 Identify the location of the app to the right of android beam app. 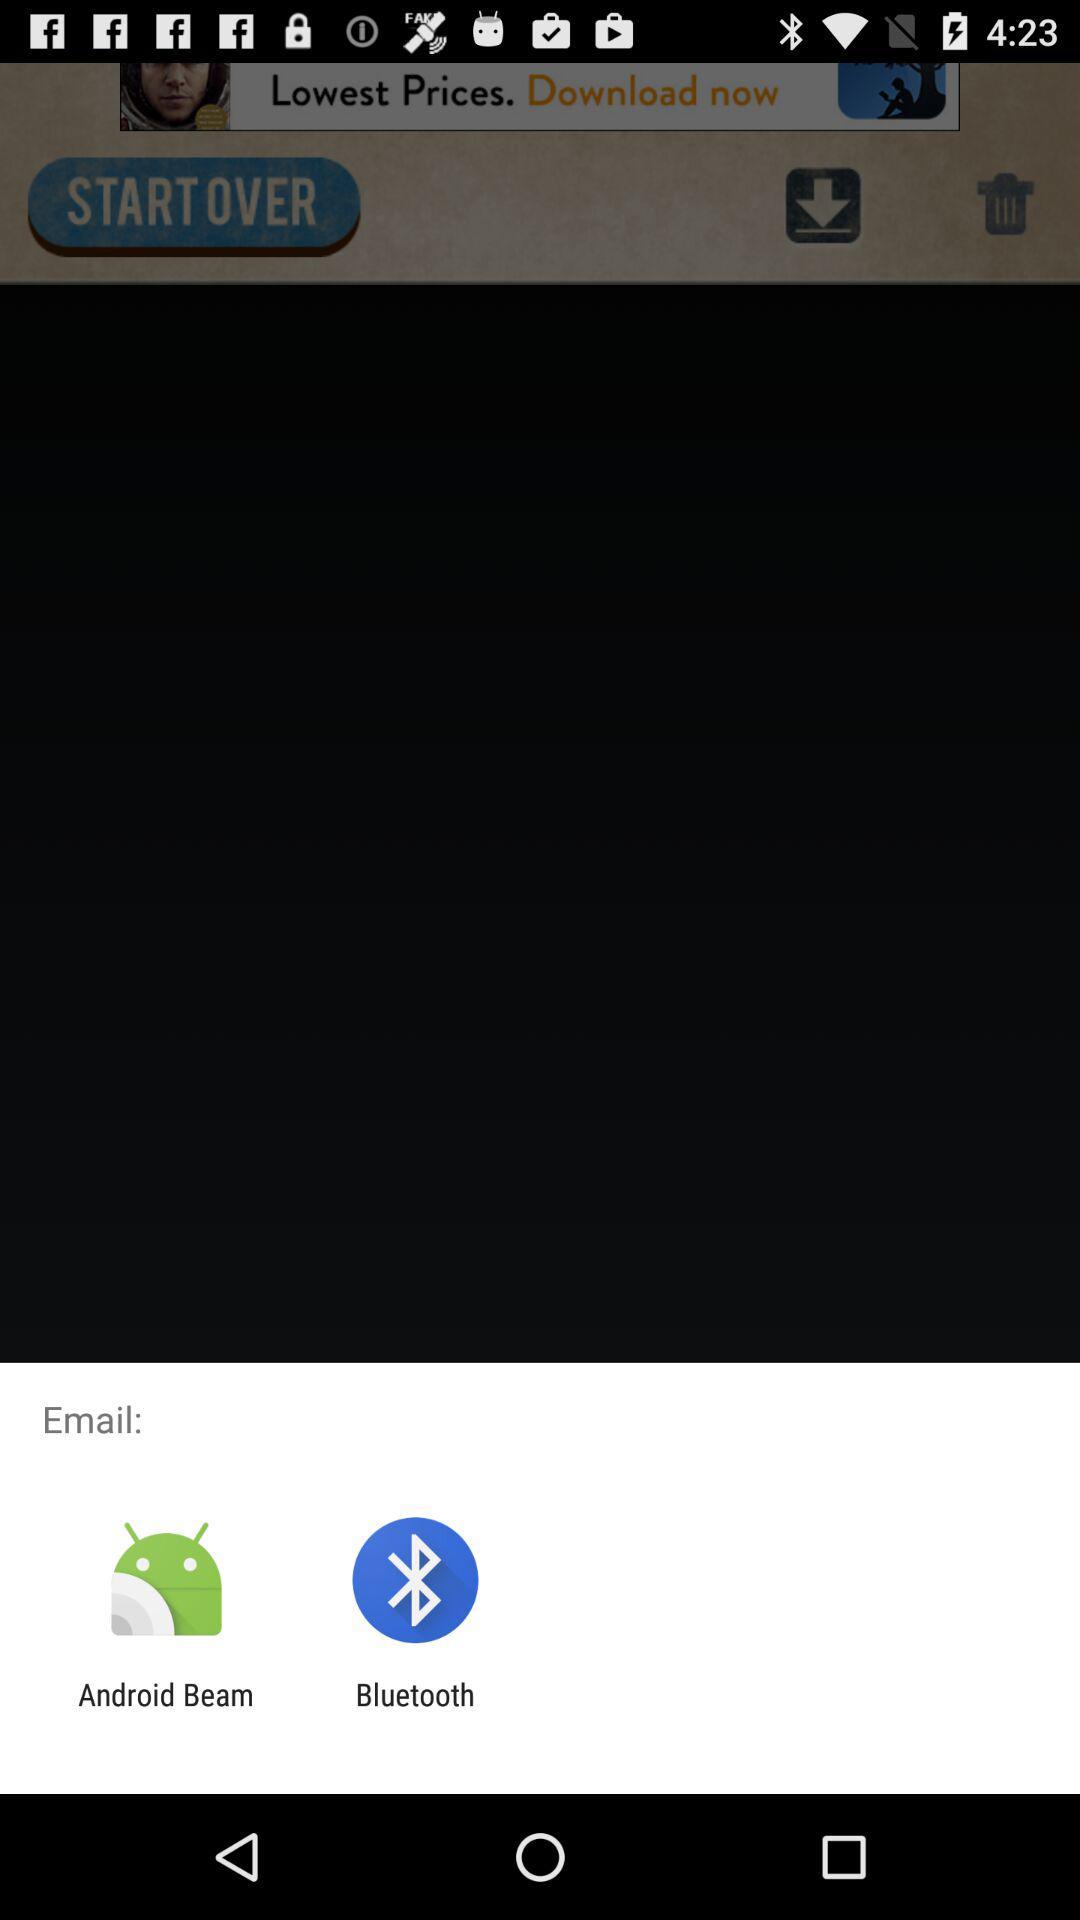
(414, 1711).